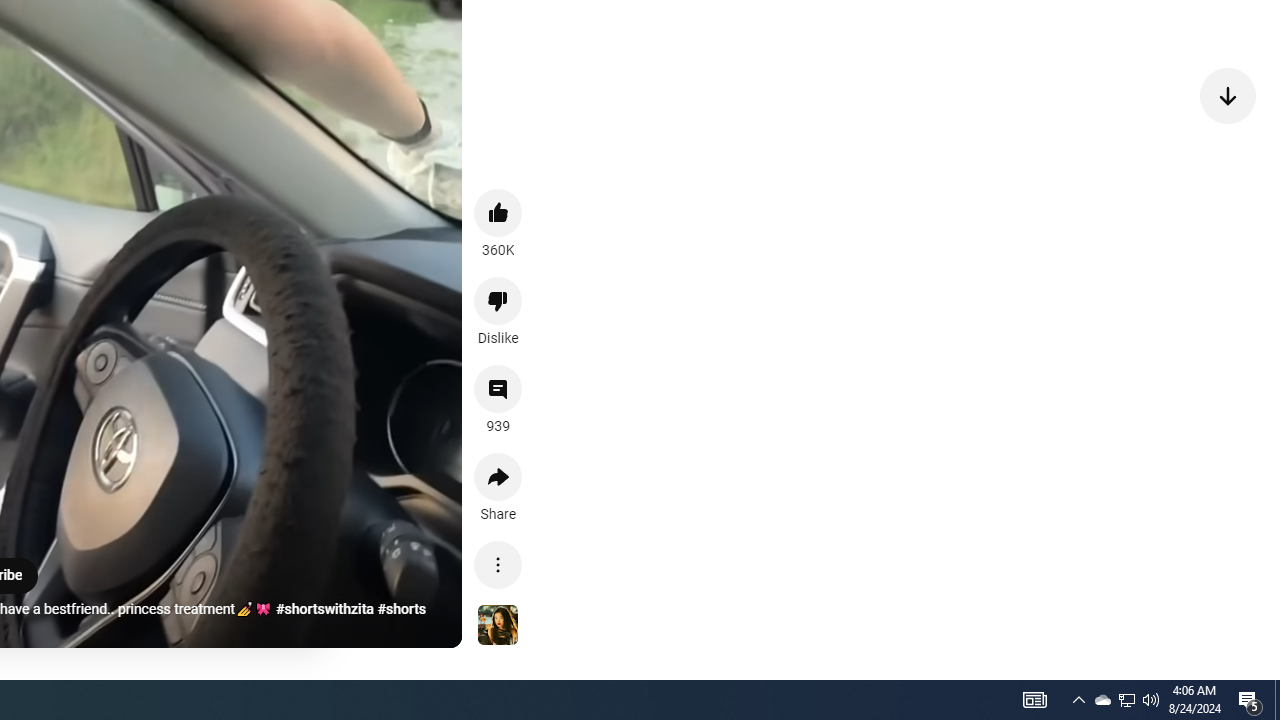 The image size is (1280, 720). What do you see at coordinates (498, 477) in the screenshot?
I see `'Share'` at bounding box center [498, 477].